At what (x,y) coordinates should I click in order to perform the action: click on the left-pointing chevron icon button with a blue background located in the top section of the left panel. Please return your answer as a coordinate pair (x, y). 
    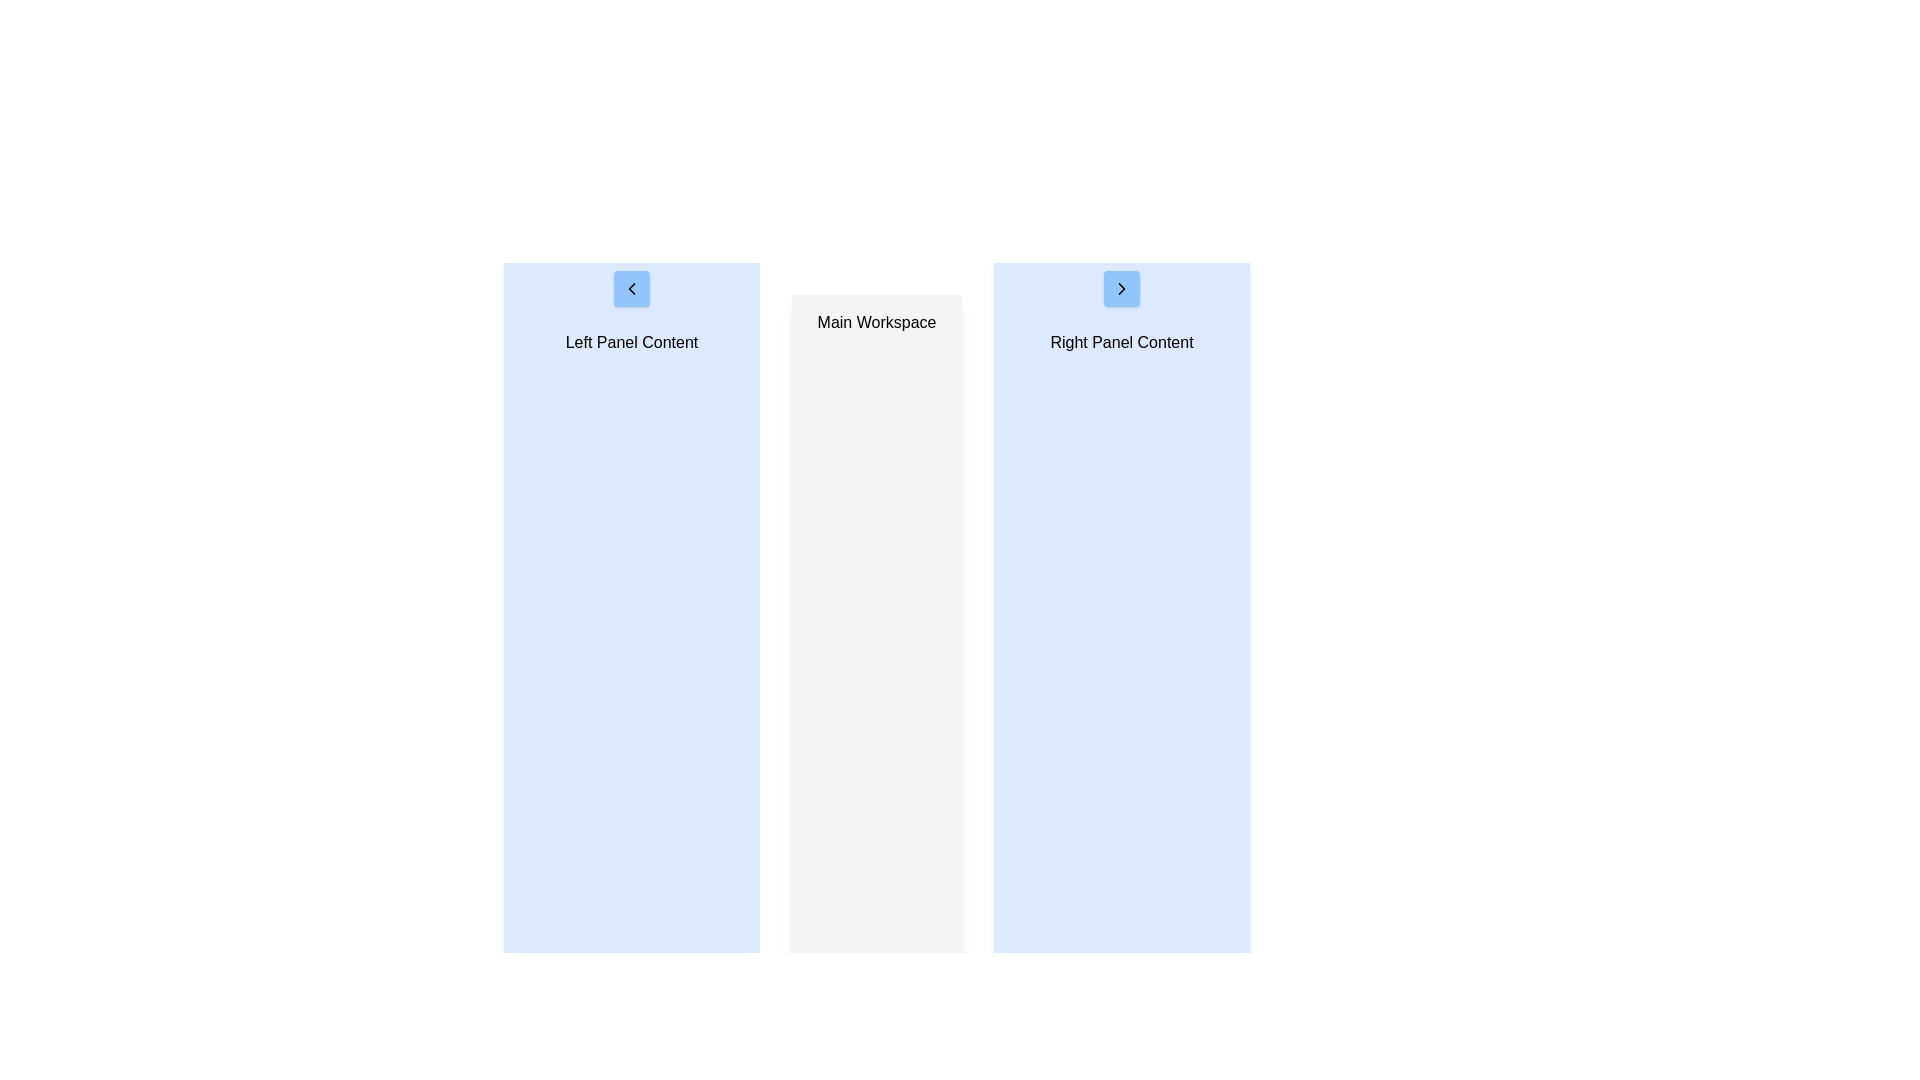
    Looking at the image, I should click on (631, 289).